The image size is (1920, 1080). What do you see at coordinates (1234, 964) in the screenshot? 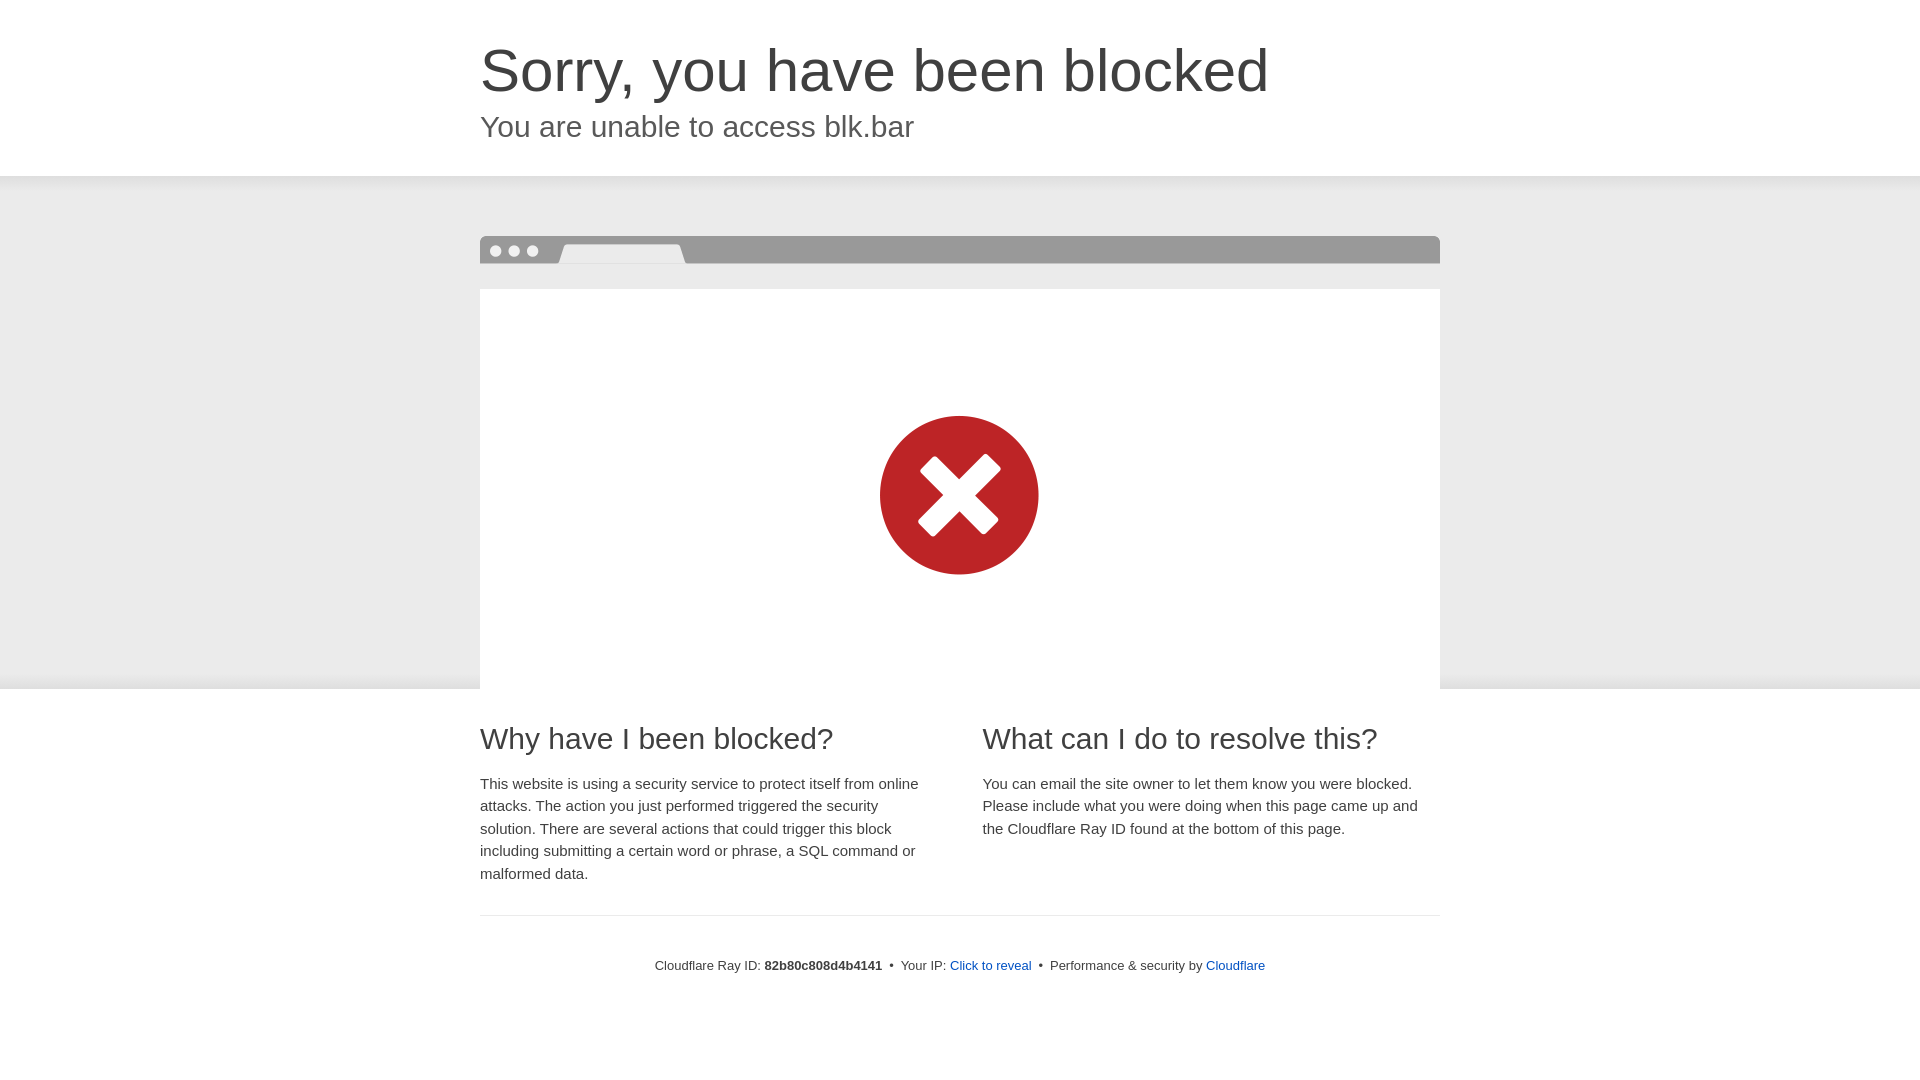
I see `'Cloudflare'` at bounding box center [1234, 964].